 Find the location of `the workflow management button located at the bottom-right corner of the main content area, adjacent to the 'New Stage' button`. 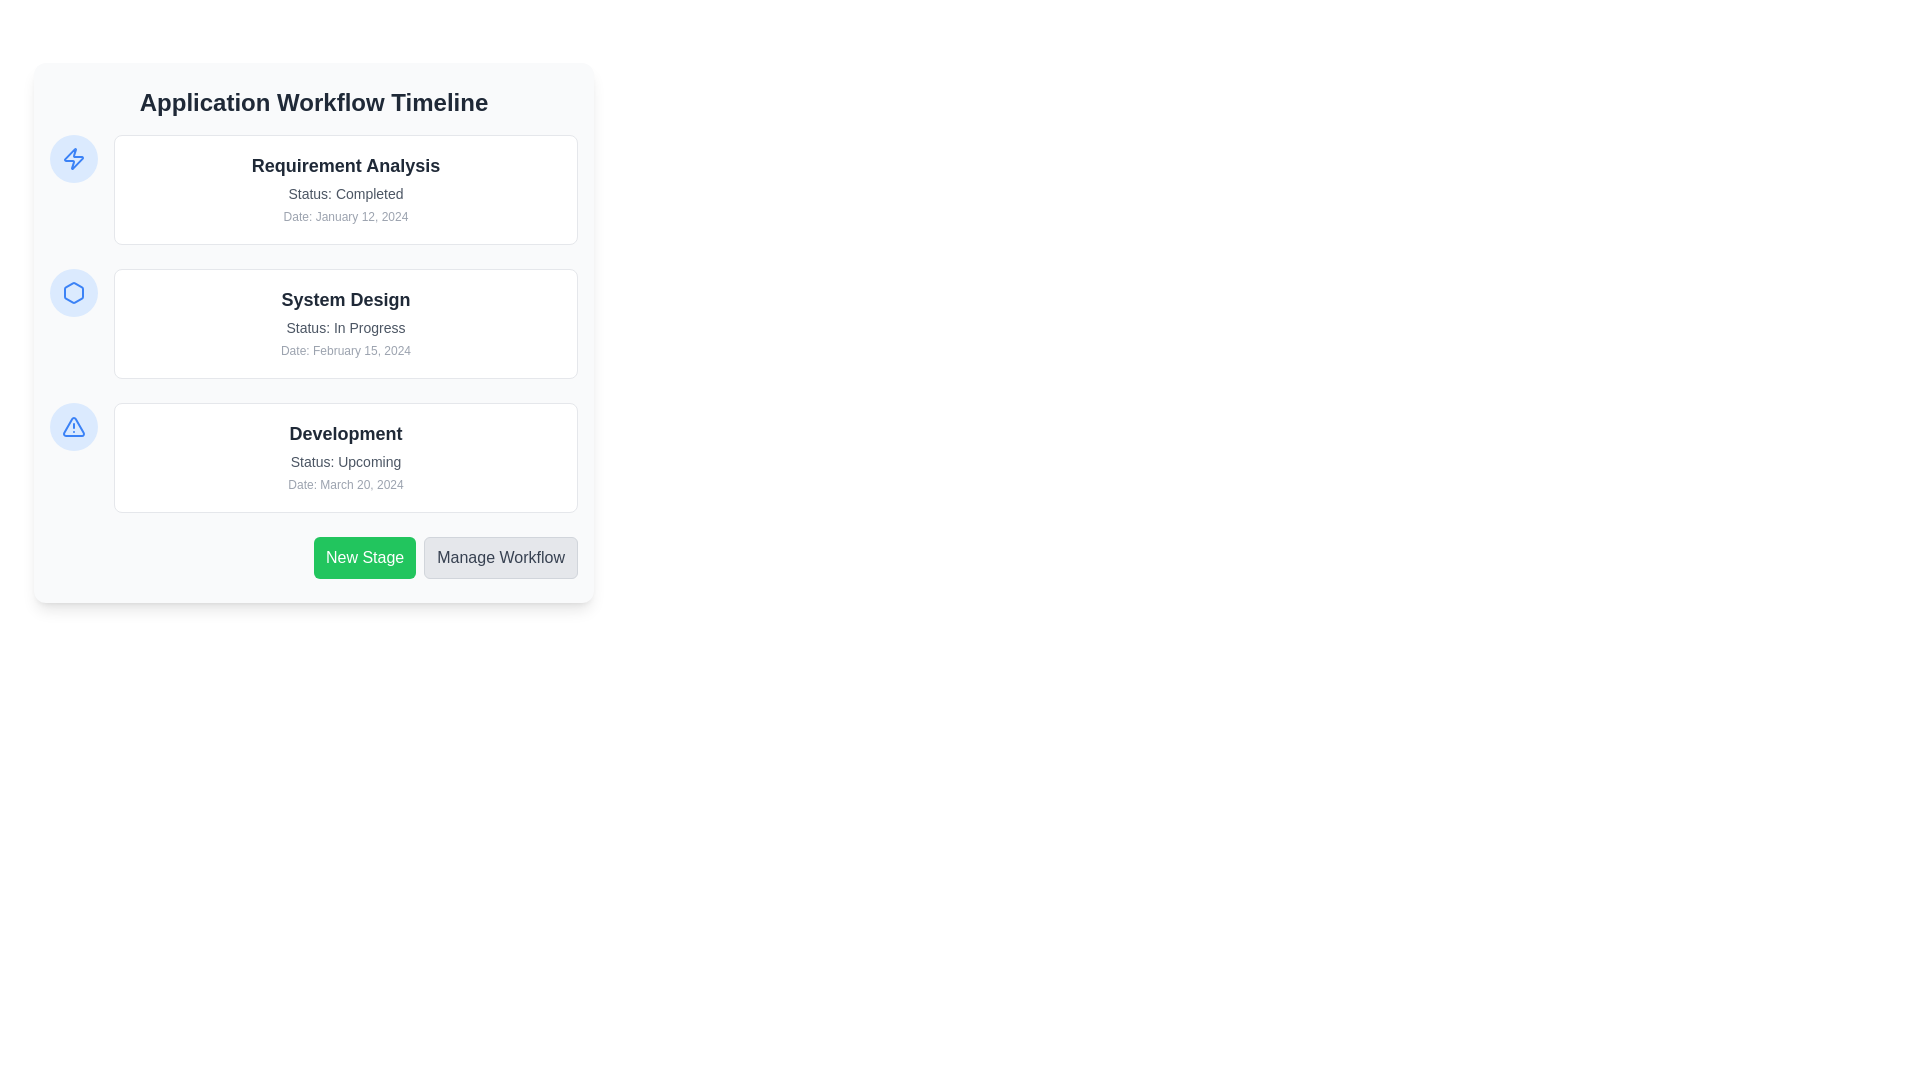

the workflow management button located at the bottom-right corner of the main content area, adjacent to the 'New Stage' button is located at coordinates (501, 558).